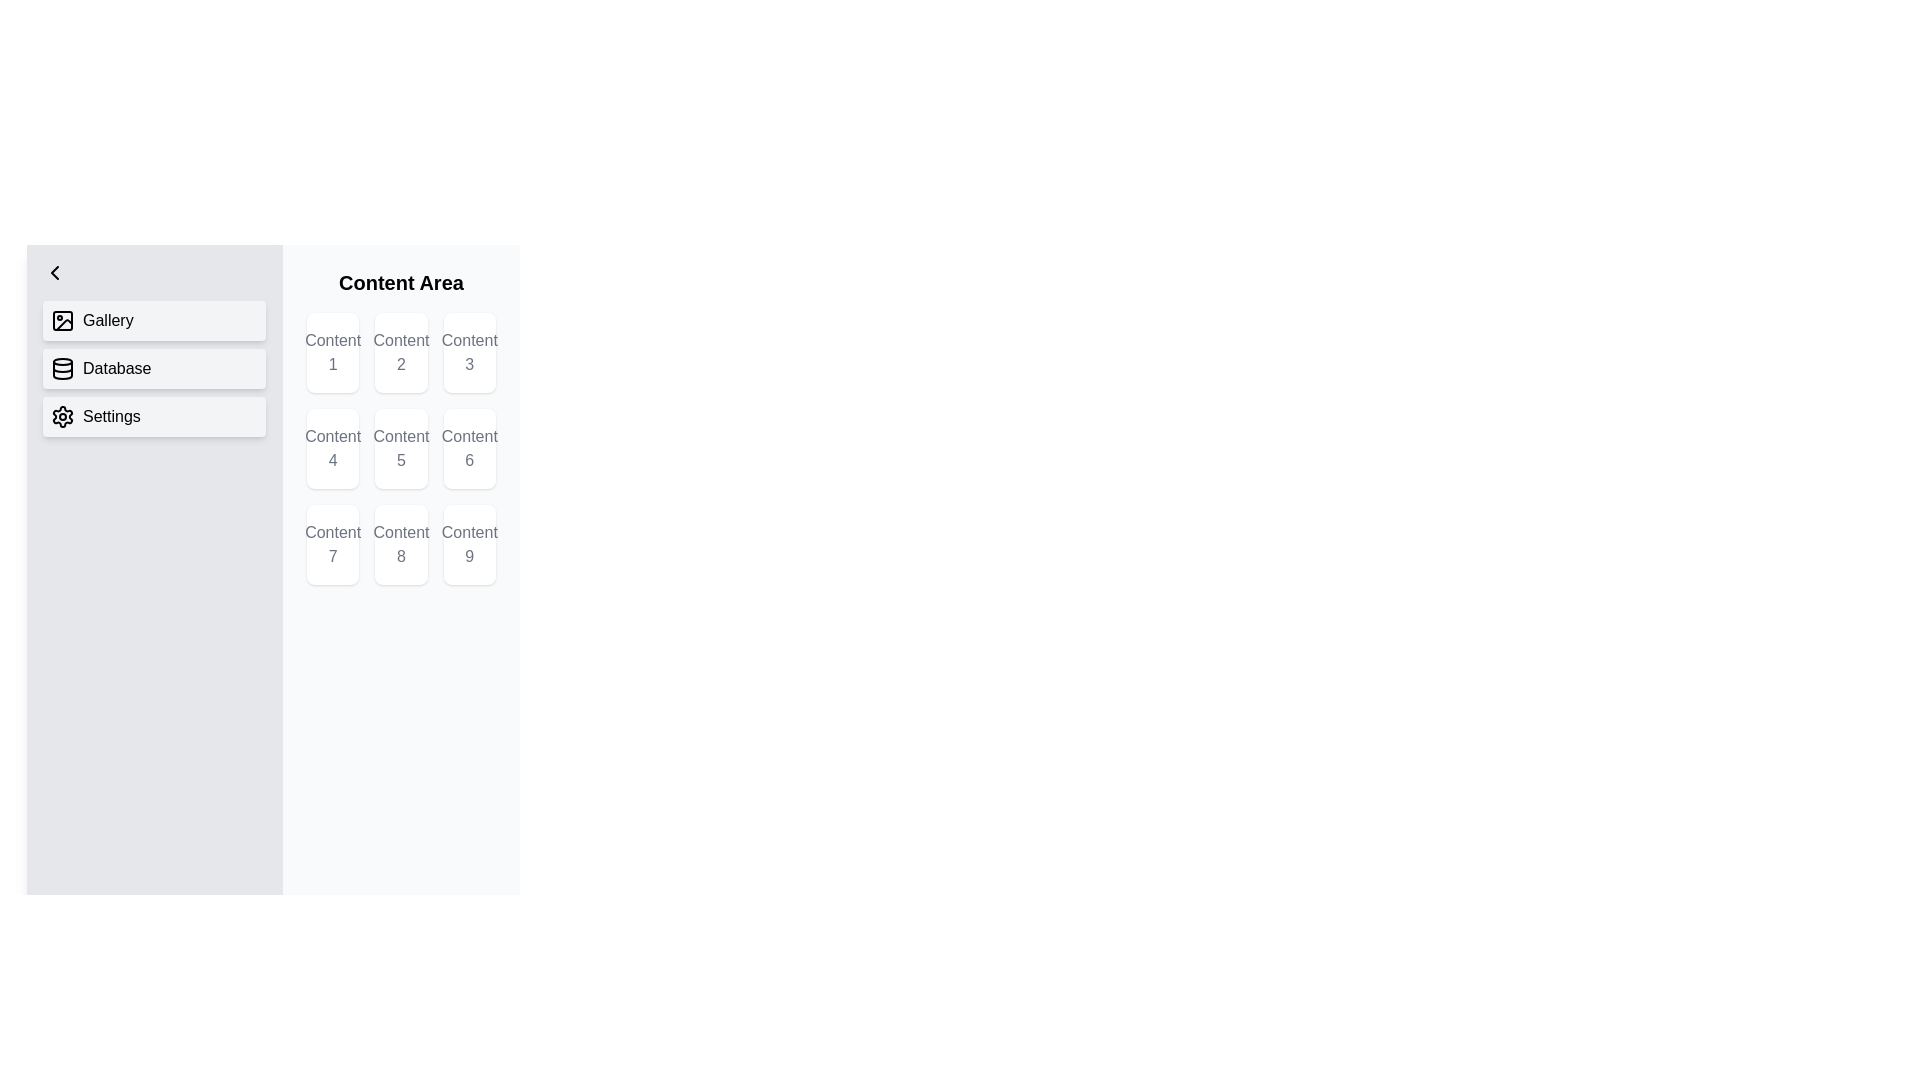 This screenshot has height=1080, width=1920. What do you see at coordinates (153, 369) in the screenshot?
I see `the navigational button located in the sidebar, which is the second item in the vertical list` at bounding box center [153, 369].